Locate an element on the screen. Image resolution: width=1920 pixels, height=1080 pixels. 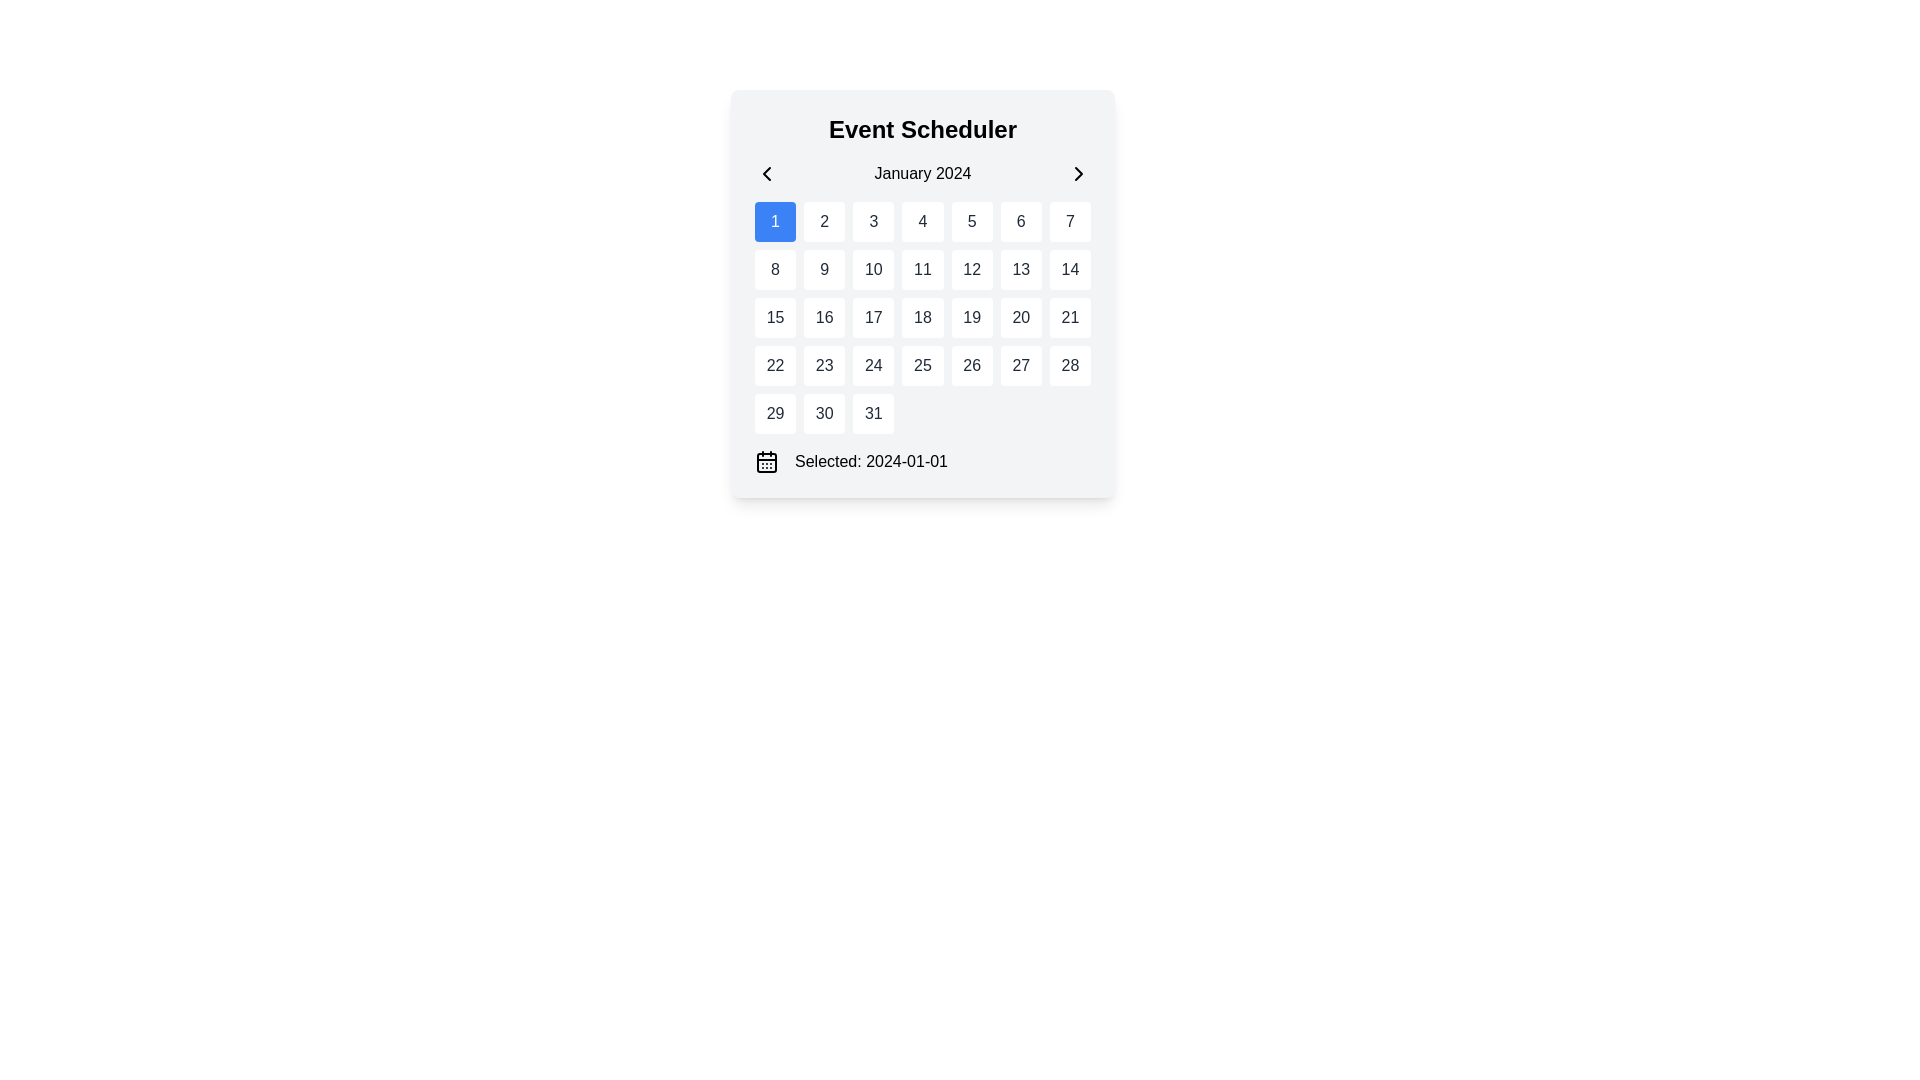
a date in the Calendar Widget by clicking on it, which is displayed as 'January 2024' with navigational arrows on either side is located at coordinates (921, 293).